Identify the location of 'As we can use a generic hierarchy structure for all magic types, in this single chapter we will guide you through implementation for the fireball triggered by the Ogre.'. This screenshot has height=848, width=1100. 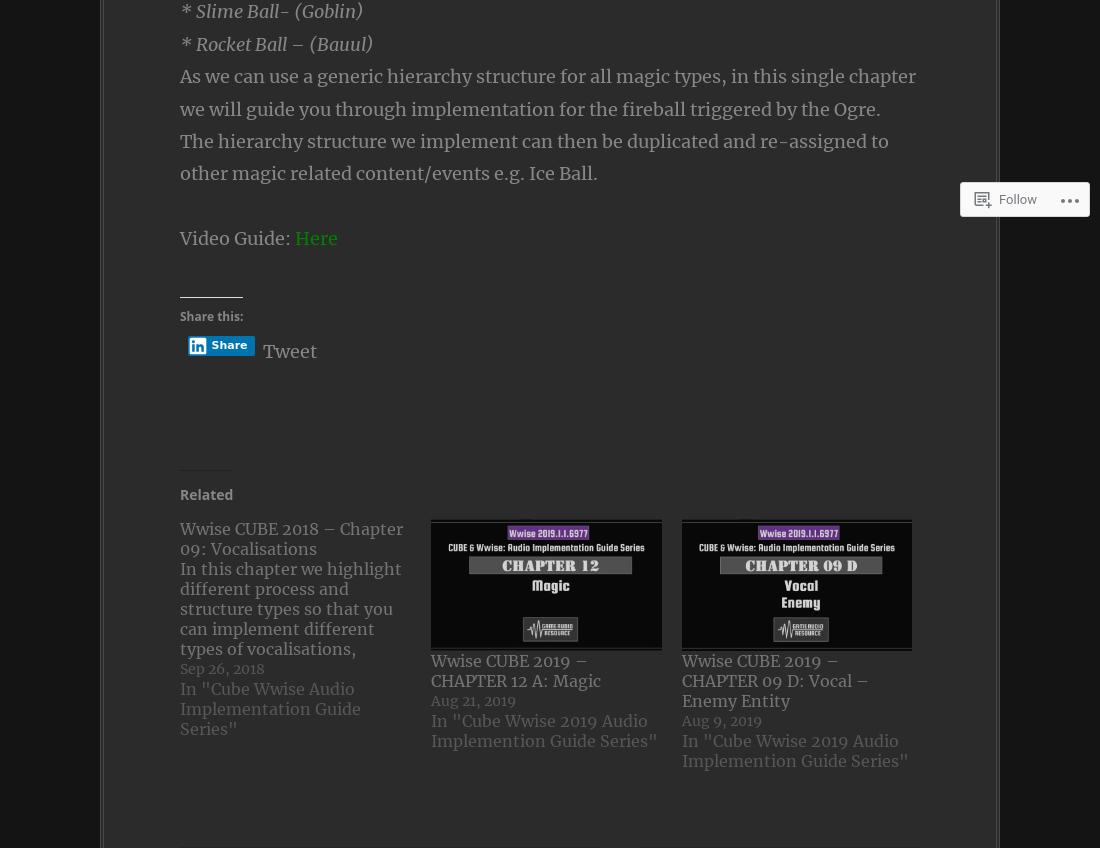
(548, 92).